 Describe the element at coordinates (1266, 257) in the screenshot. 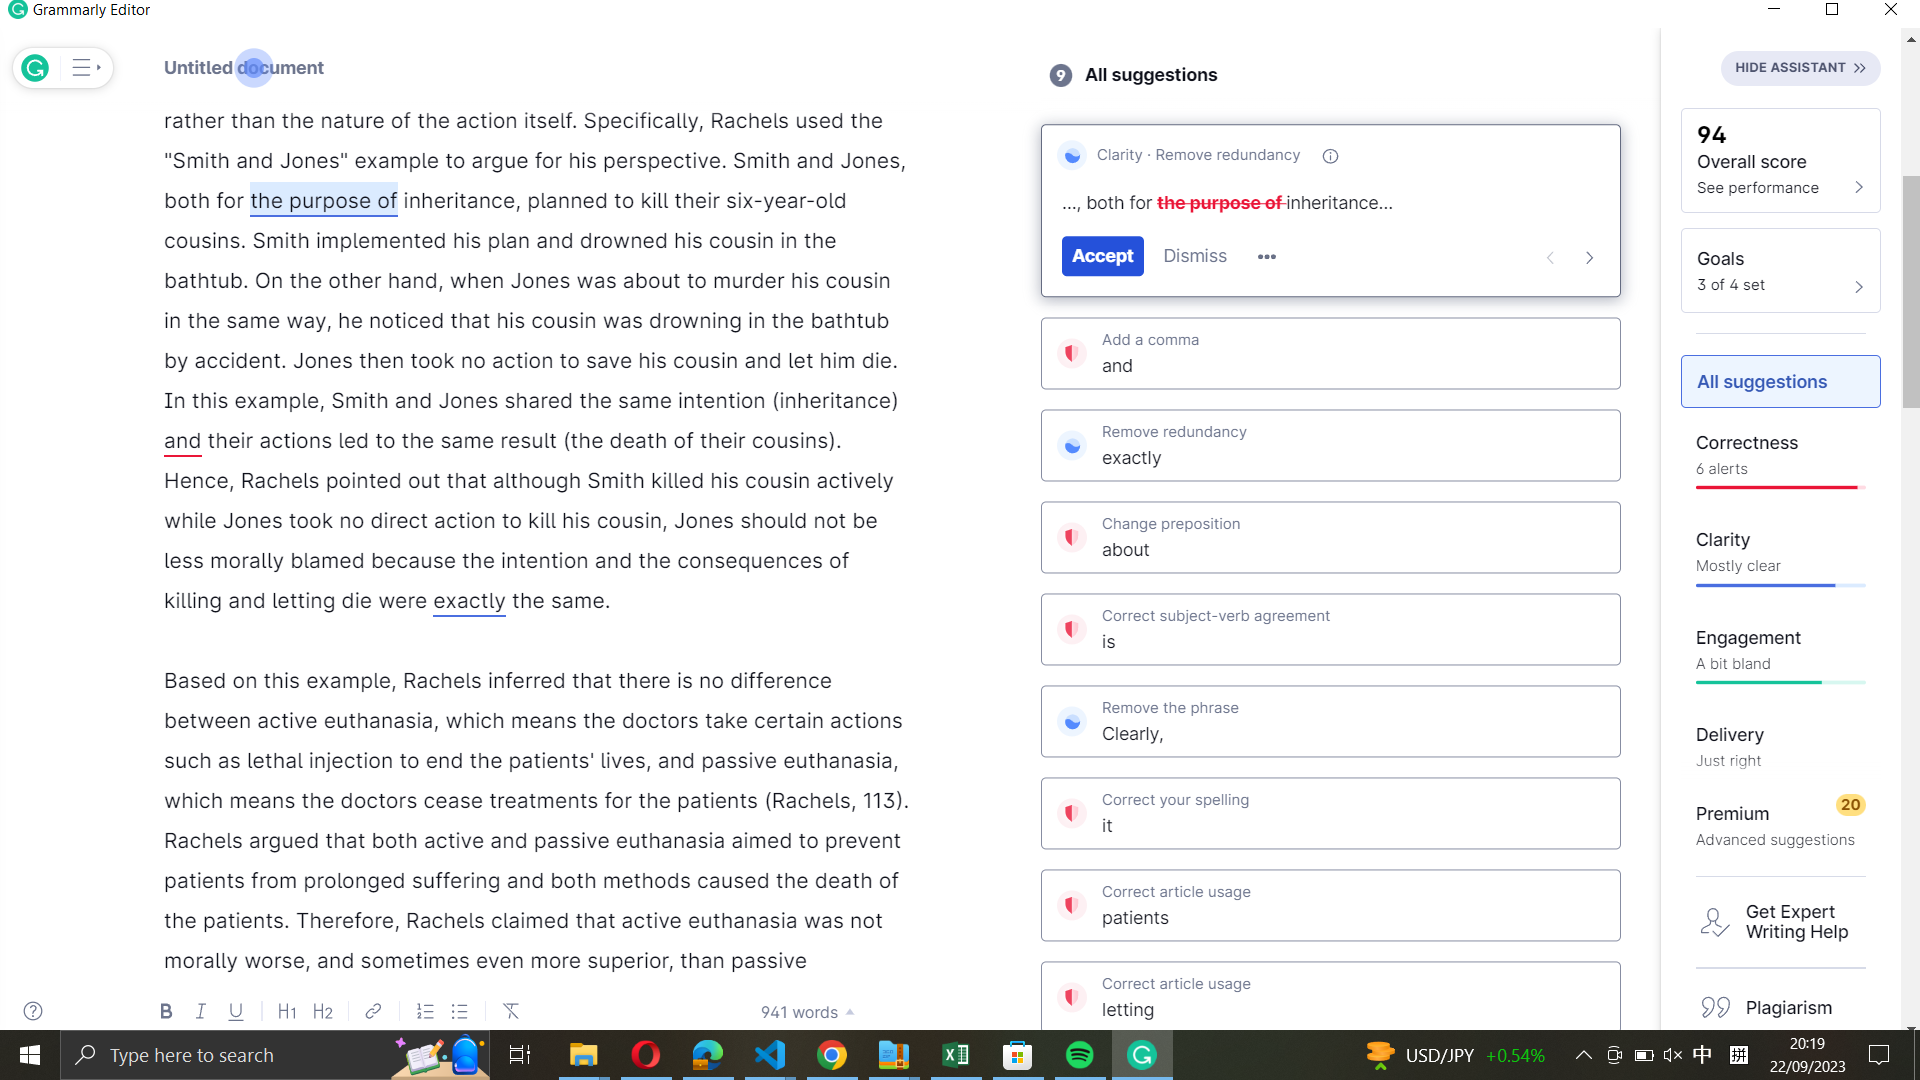

I see `View more options for Grammarly"s suggestions` at that location.